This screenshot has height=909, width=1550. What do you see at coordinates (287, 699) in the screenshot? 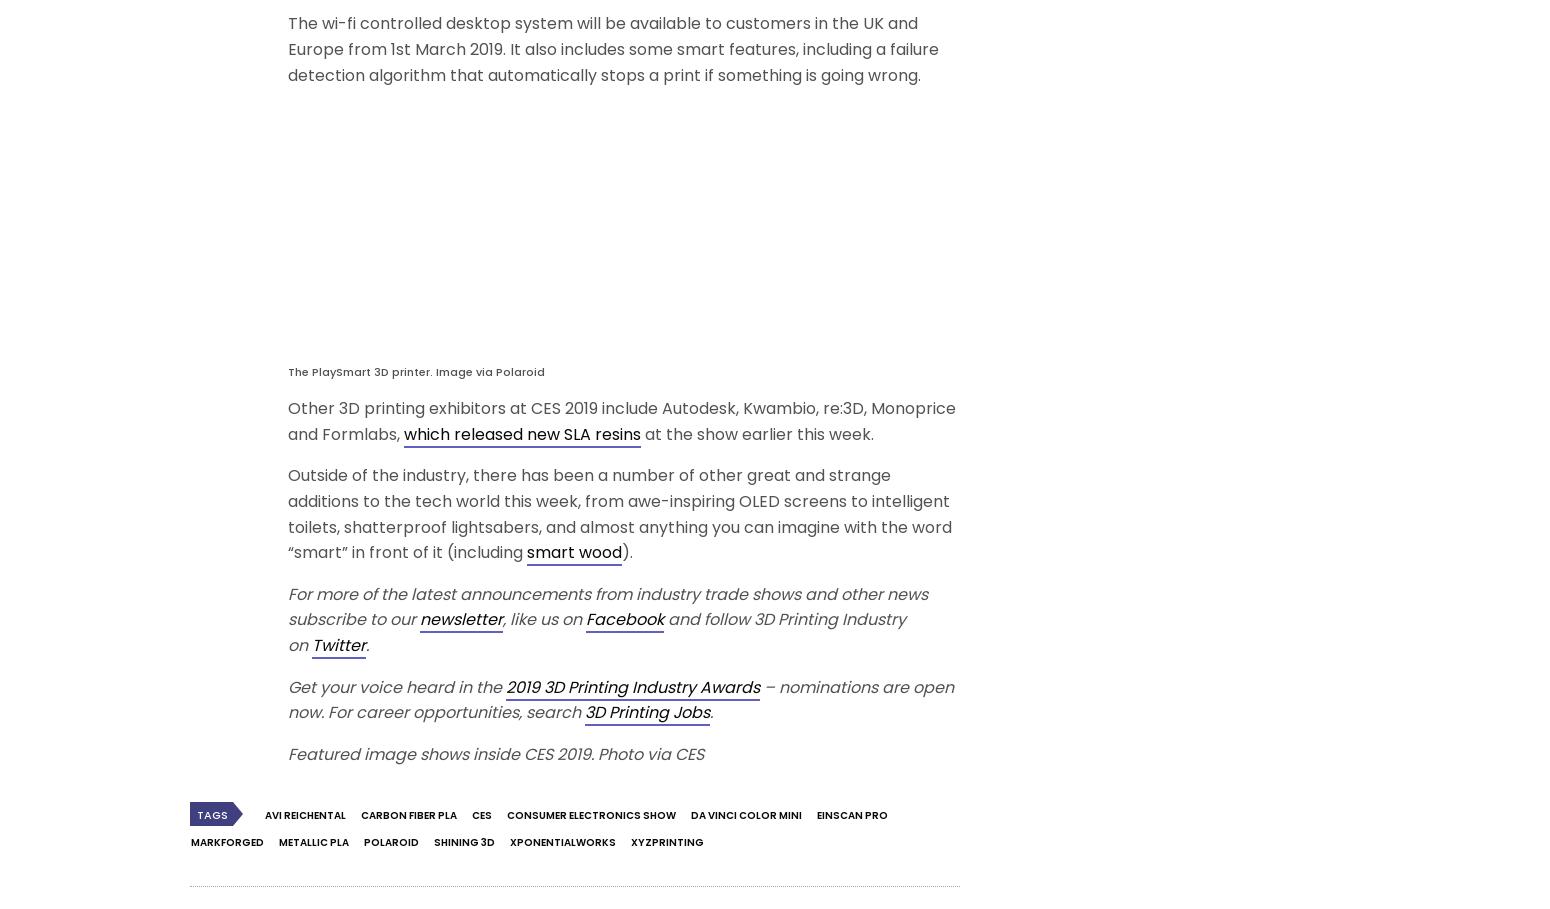
I see `'– nominations are open now.'` at bounding box center [287, 699].